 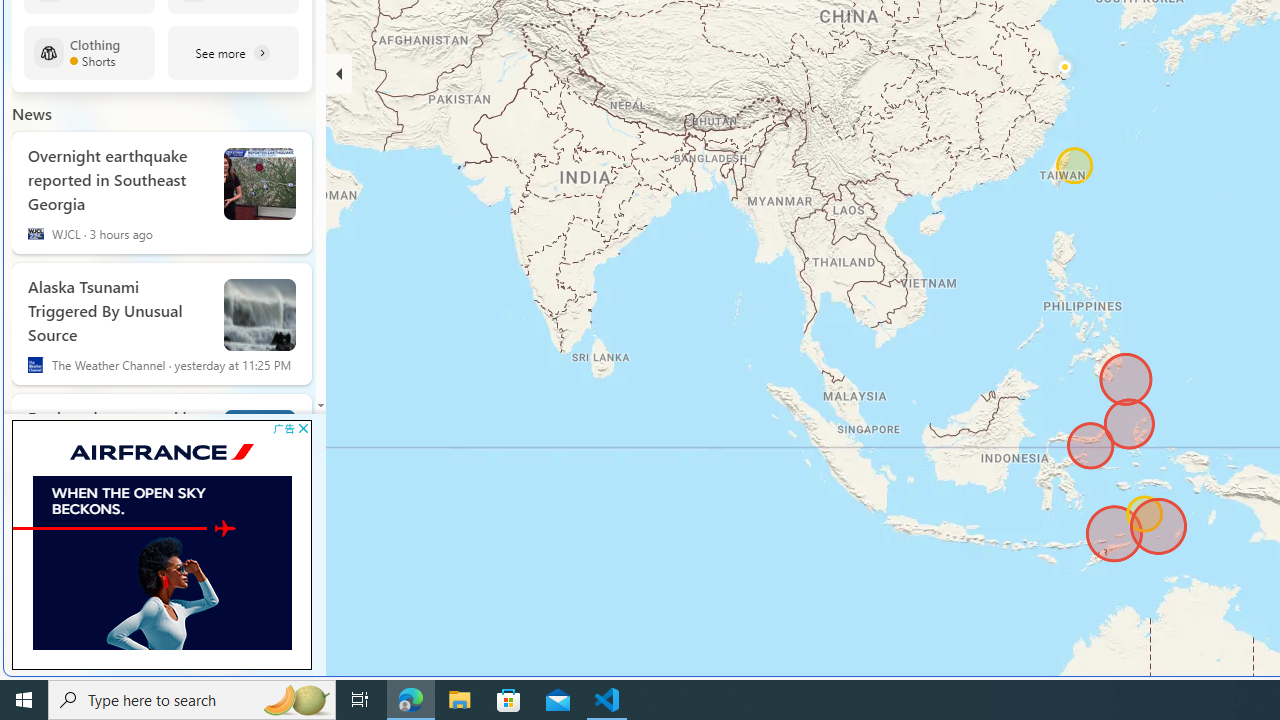 What do you see at coordinates (302, 427) in the screenshot?
I see `'AutomationID: cbb'` at bounding box center [302, 427].